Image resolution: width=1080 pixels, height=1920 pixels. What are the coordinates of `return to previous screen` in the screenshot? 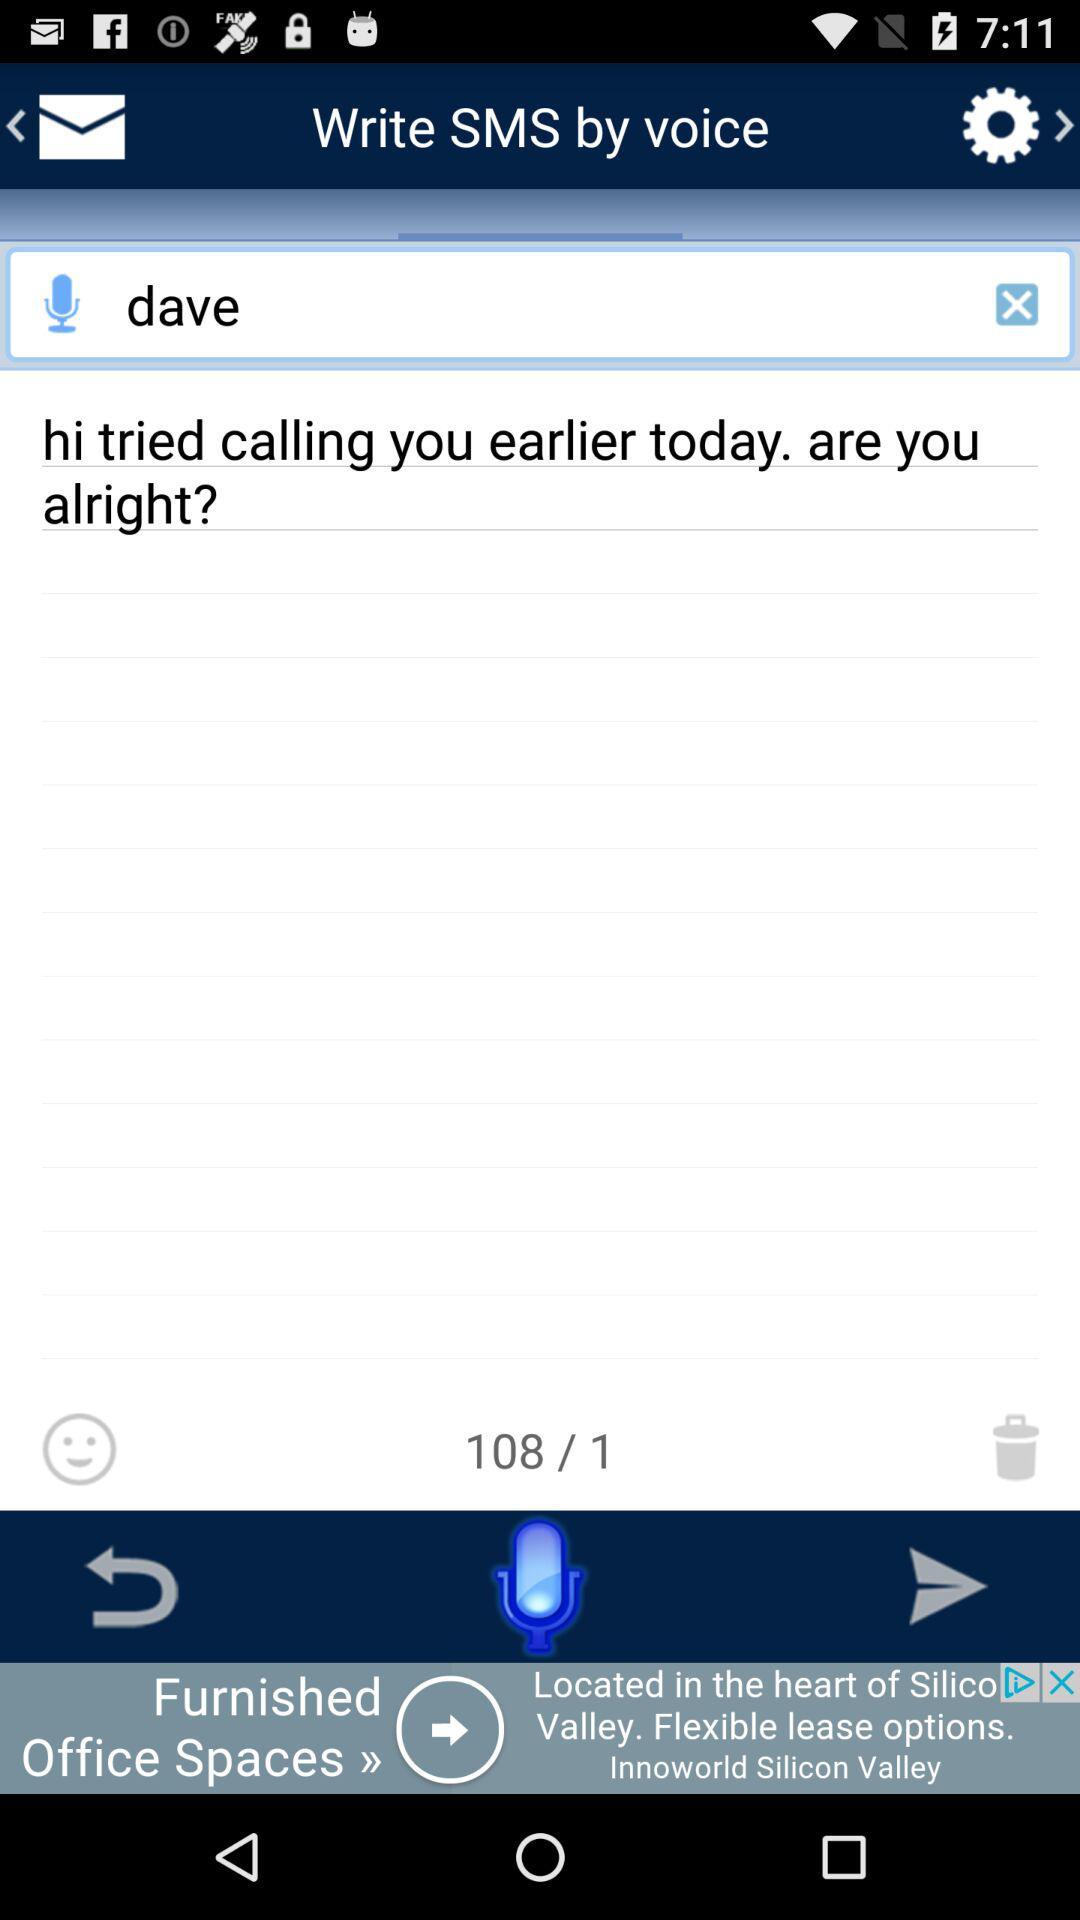 It's located at (131, 1585).